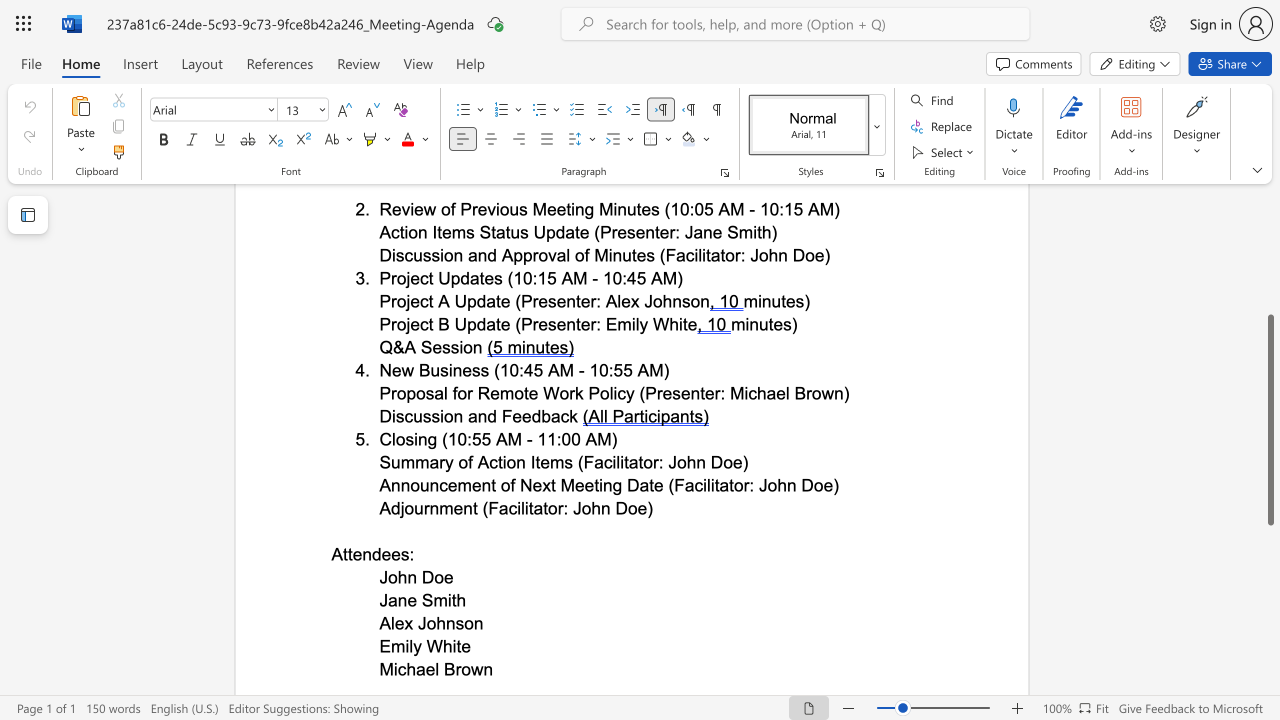 This screenshot has height=720, width=1280. Describe the element at coordinates (433, 646) in the screenshot. I see `the 1th character "W" in the text` at that location.